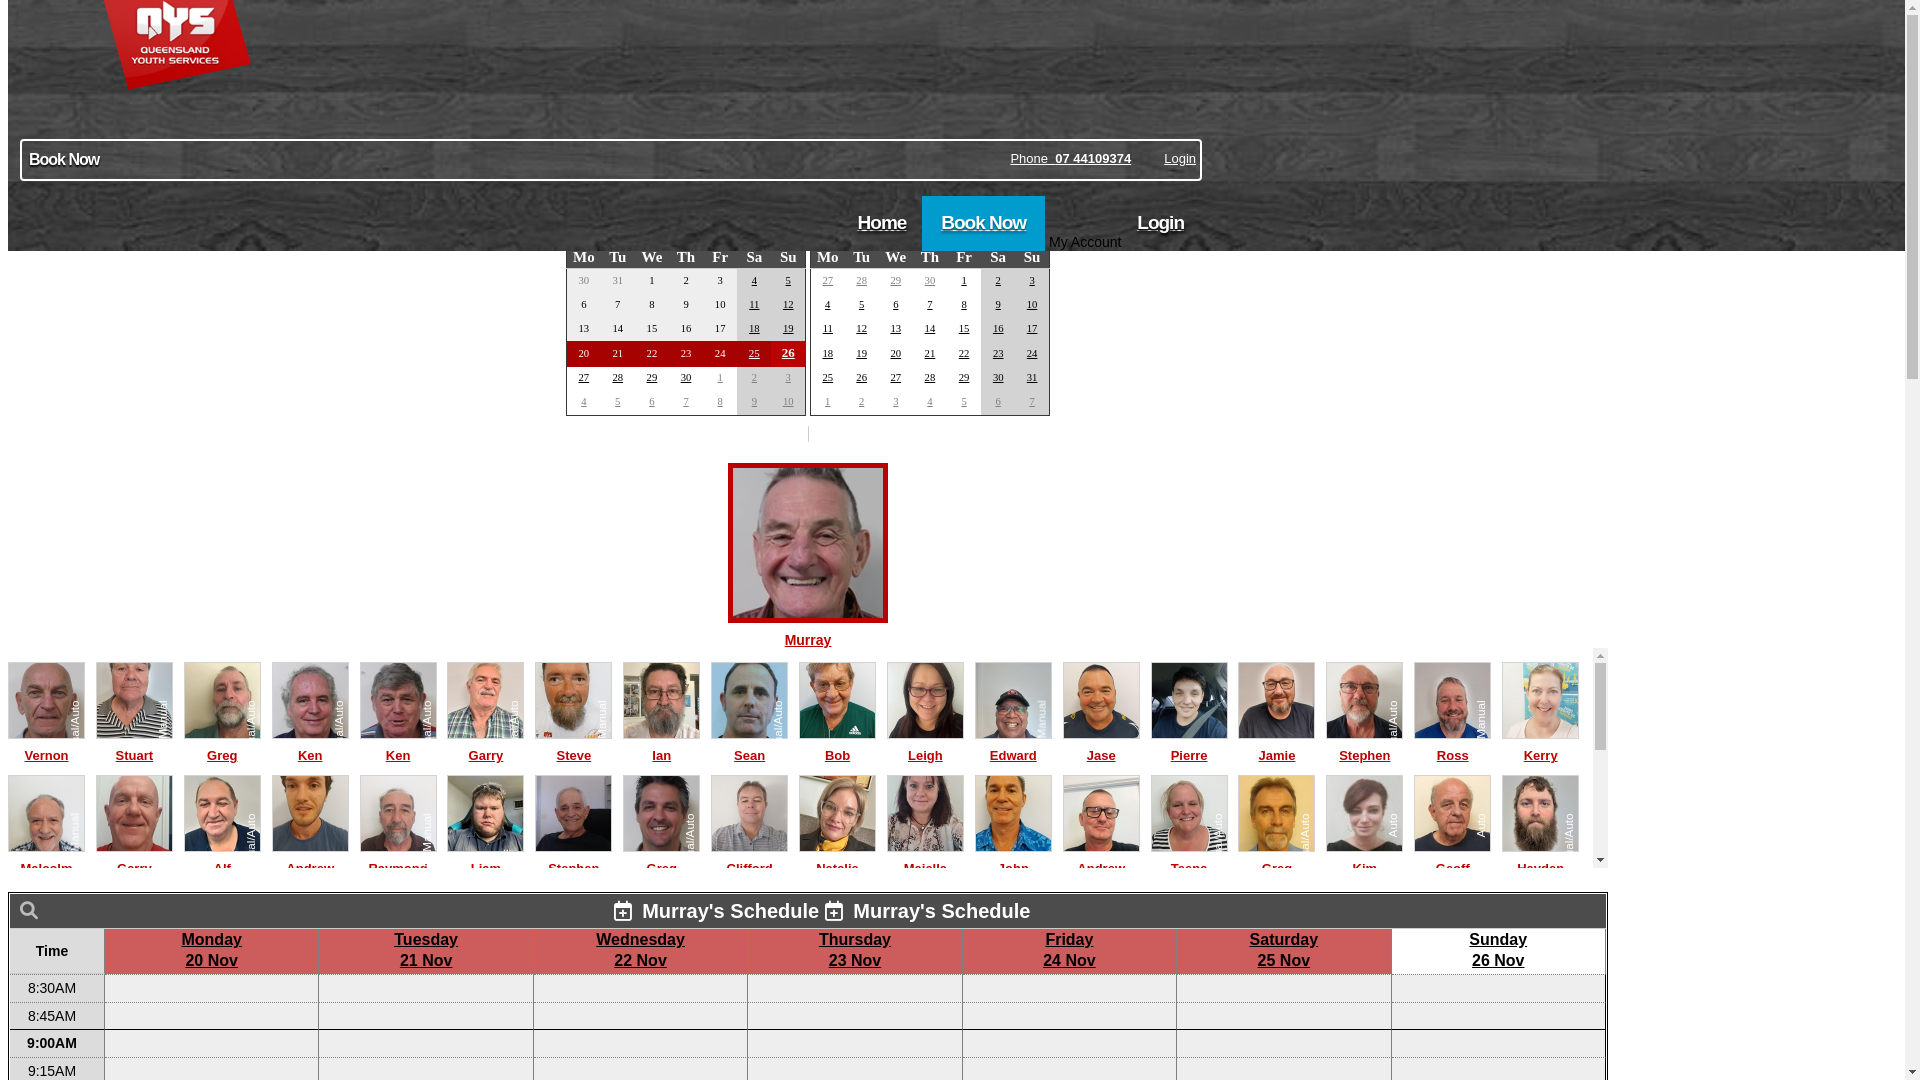 This screenshot has width=1920, height=1080. I want to click on 'Hayden, so click(1539, 857).